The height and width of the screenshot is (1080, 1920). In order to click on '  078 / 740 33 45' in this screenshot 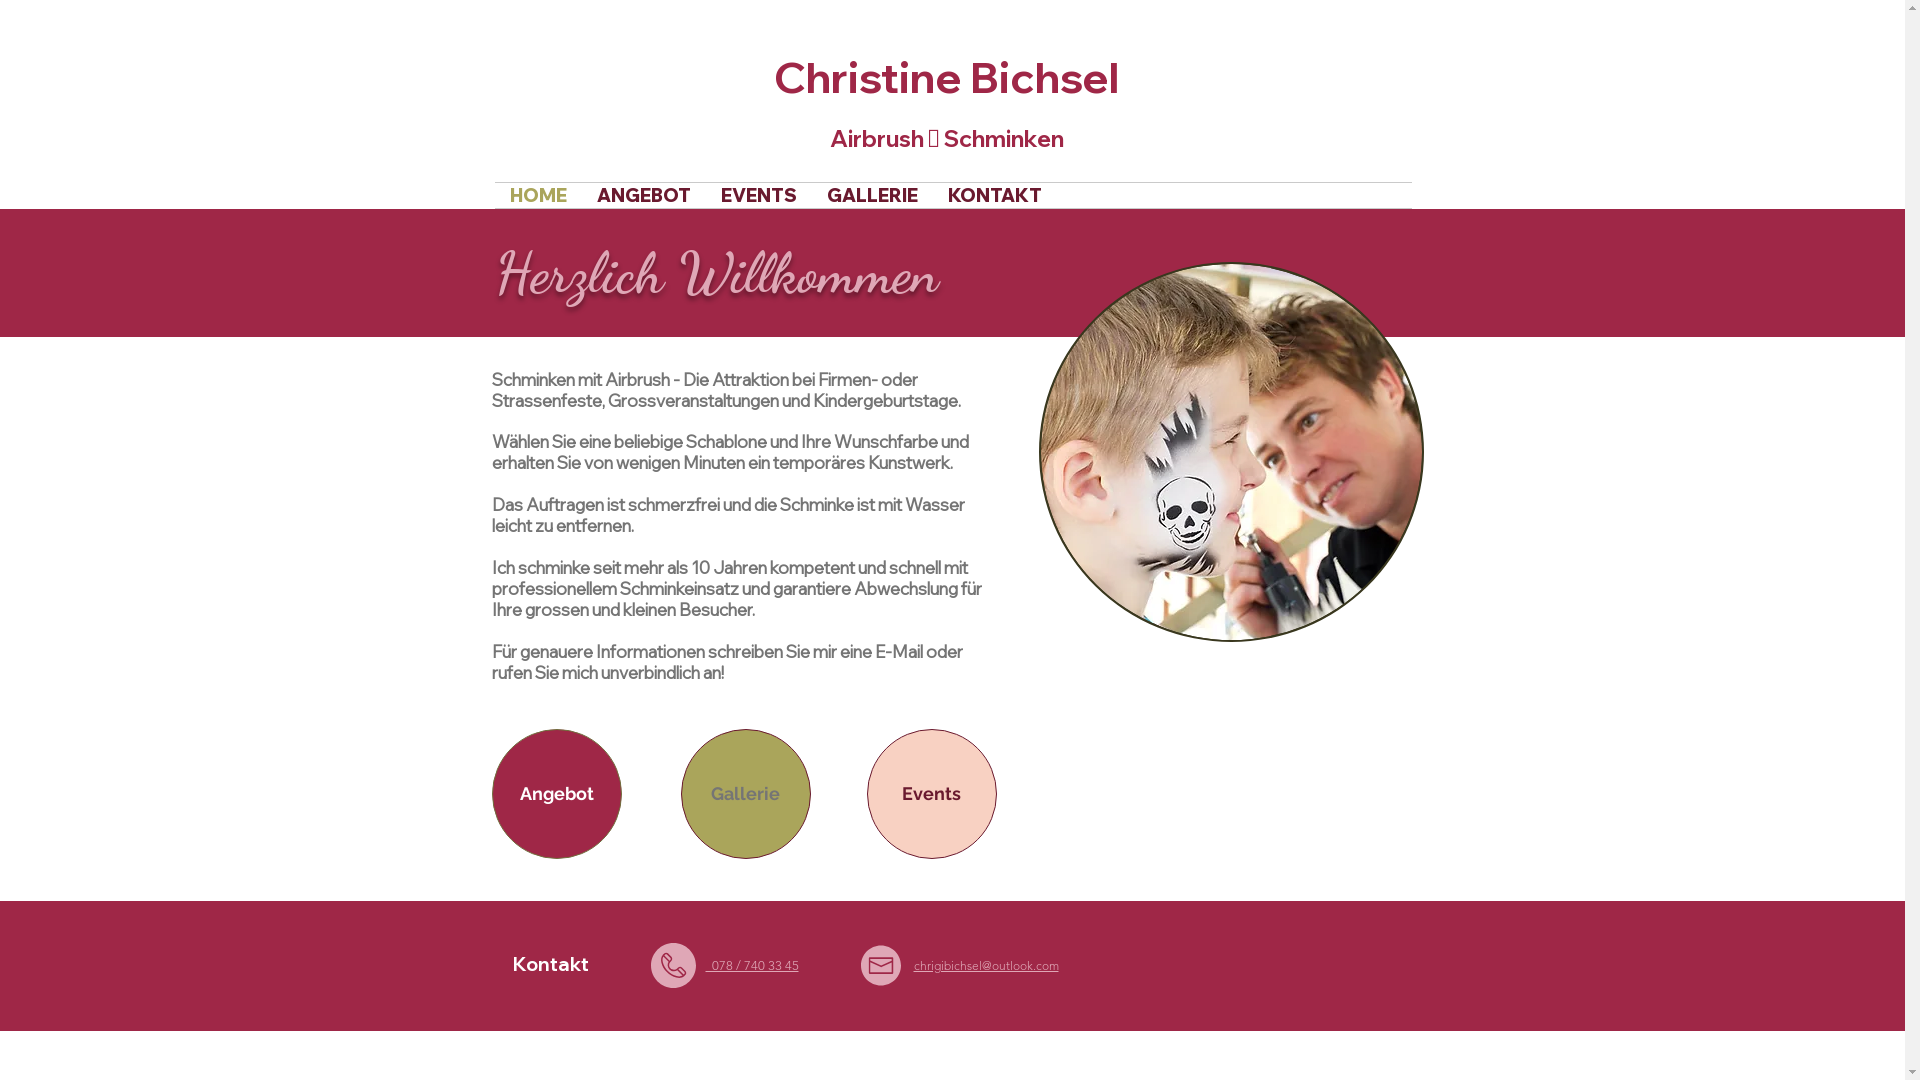, I will do `click(751, 964)`.